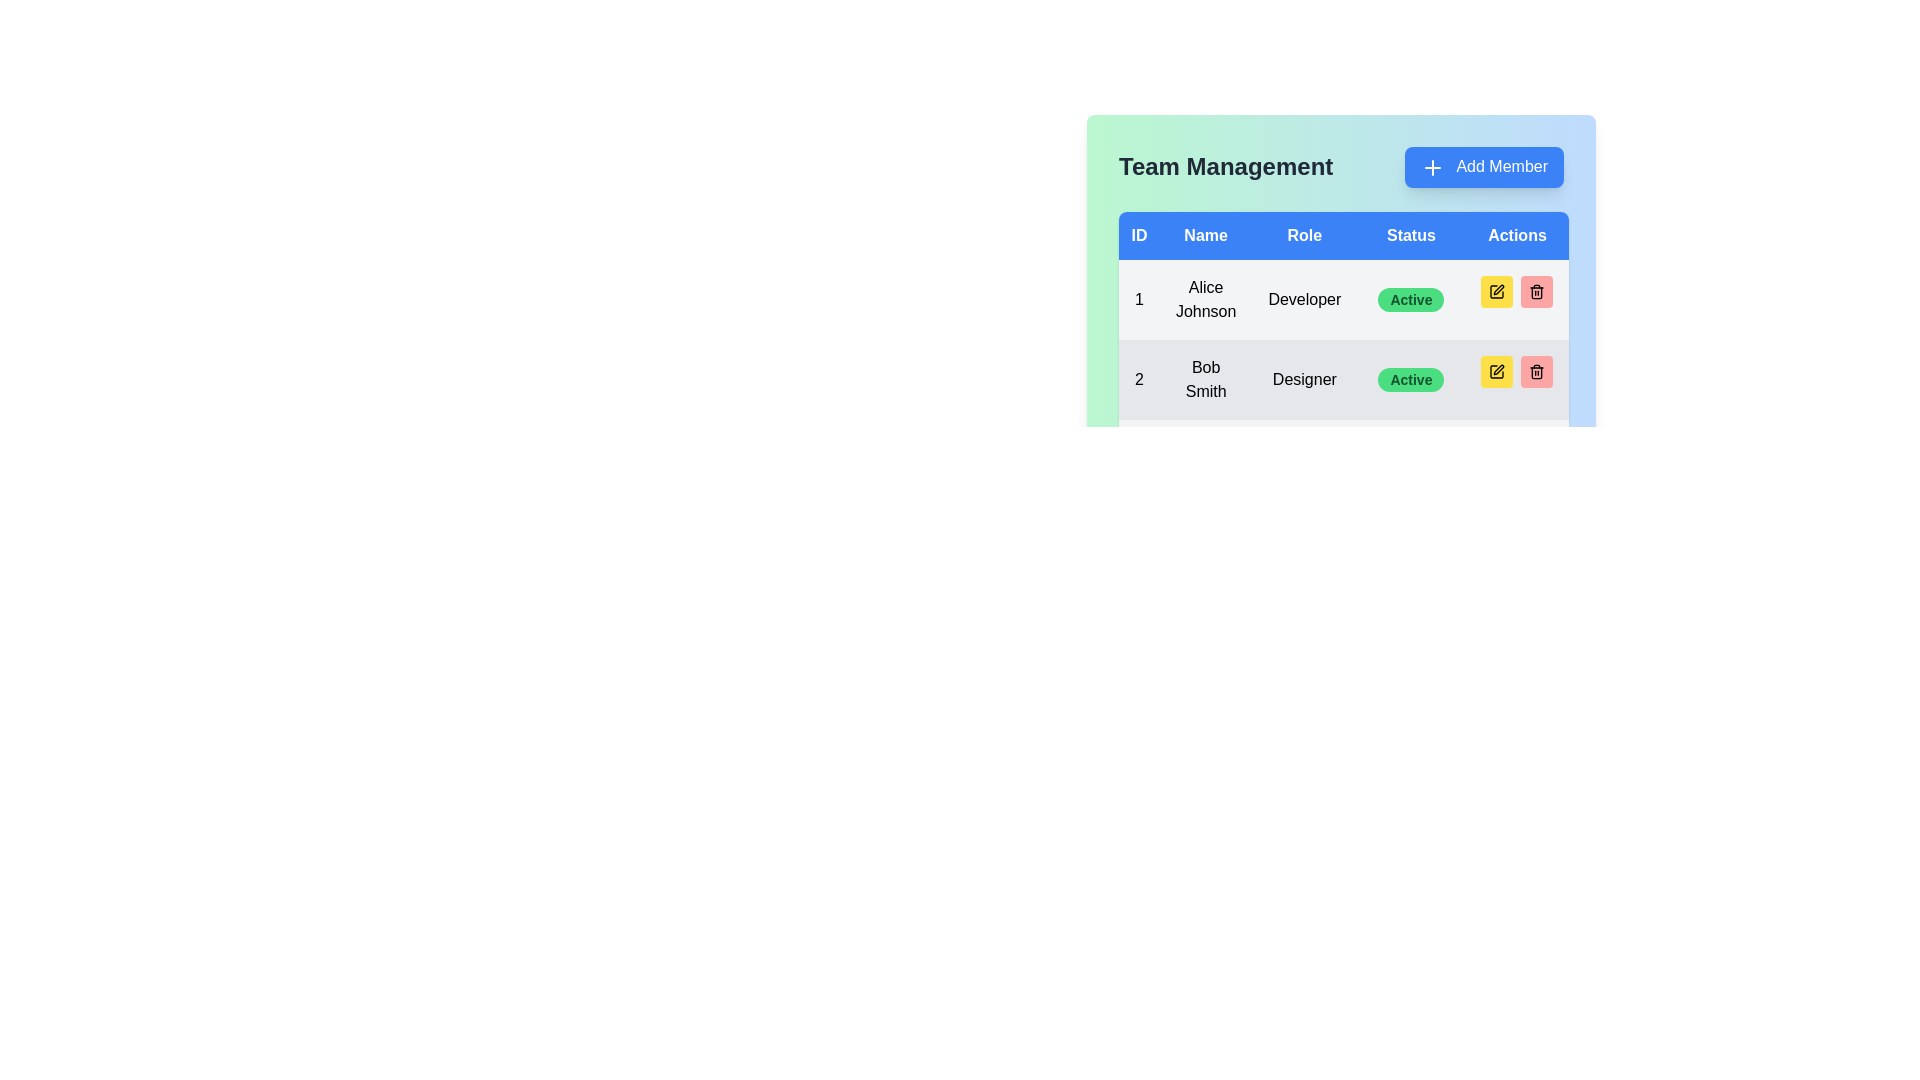 The height and width of the screenshot is (1080, 1920). What do you see at coordinates (1410, 379) in the screenshot?
I see `the green badge labeled 'Active' indicating the status of 'Bob Smith' in the table` at bounding box center [1410, 379].